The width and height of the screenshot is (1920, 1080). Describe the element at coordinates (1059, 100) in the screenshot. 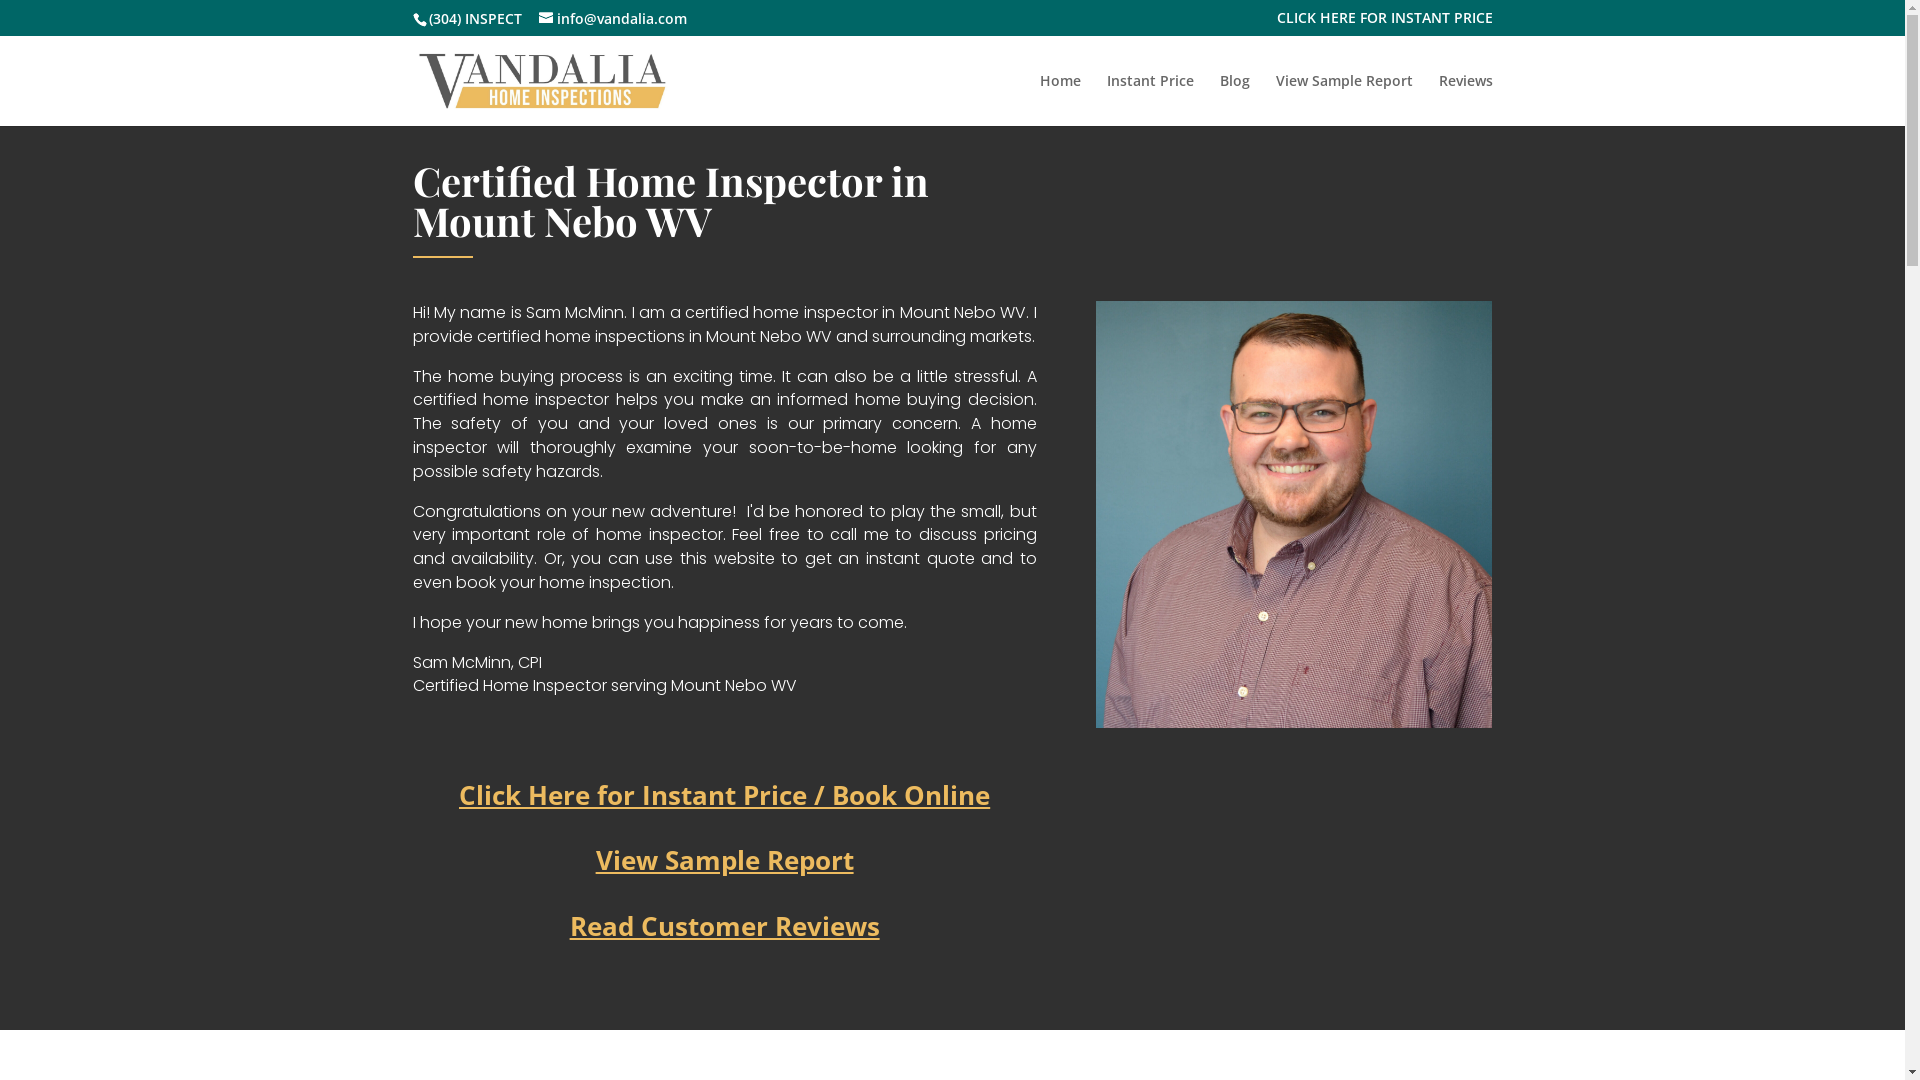

I see `'Home'` at that location.